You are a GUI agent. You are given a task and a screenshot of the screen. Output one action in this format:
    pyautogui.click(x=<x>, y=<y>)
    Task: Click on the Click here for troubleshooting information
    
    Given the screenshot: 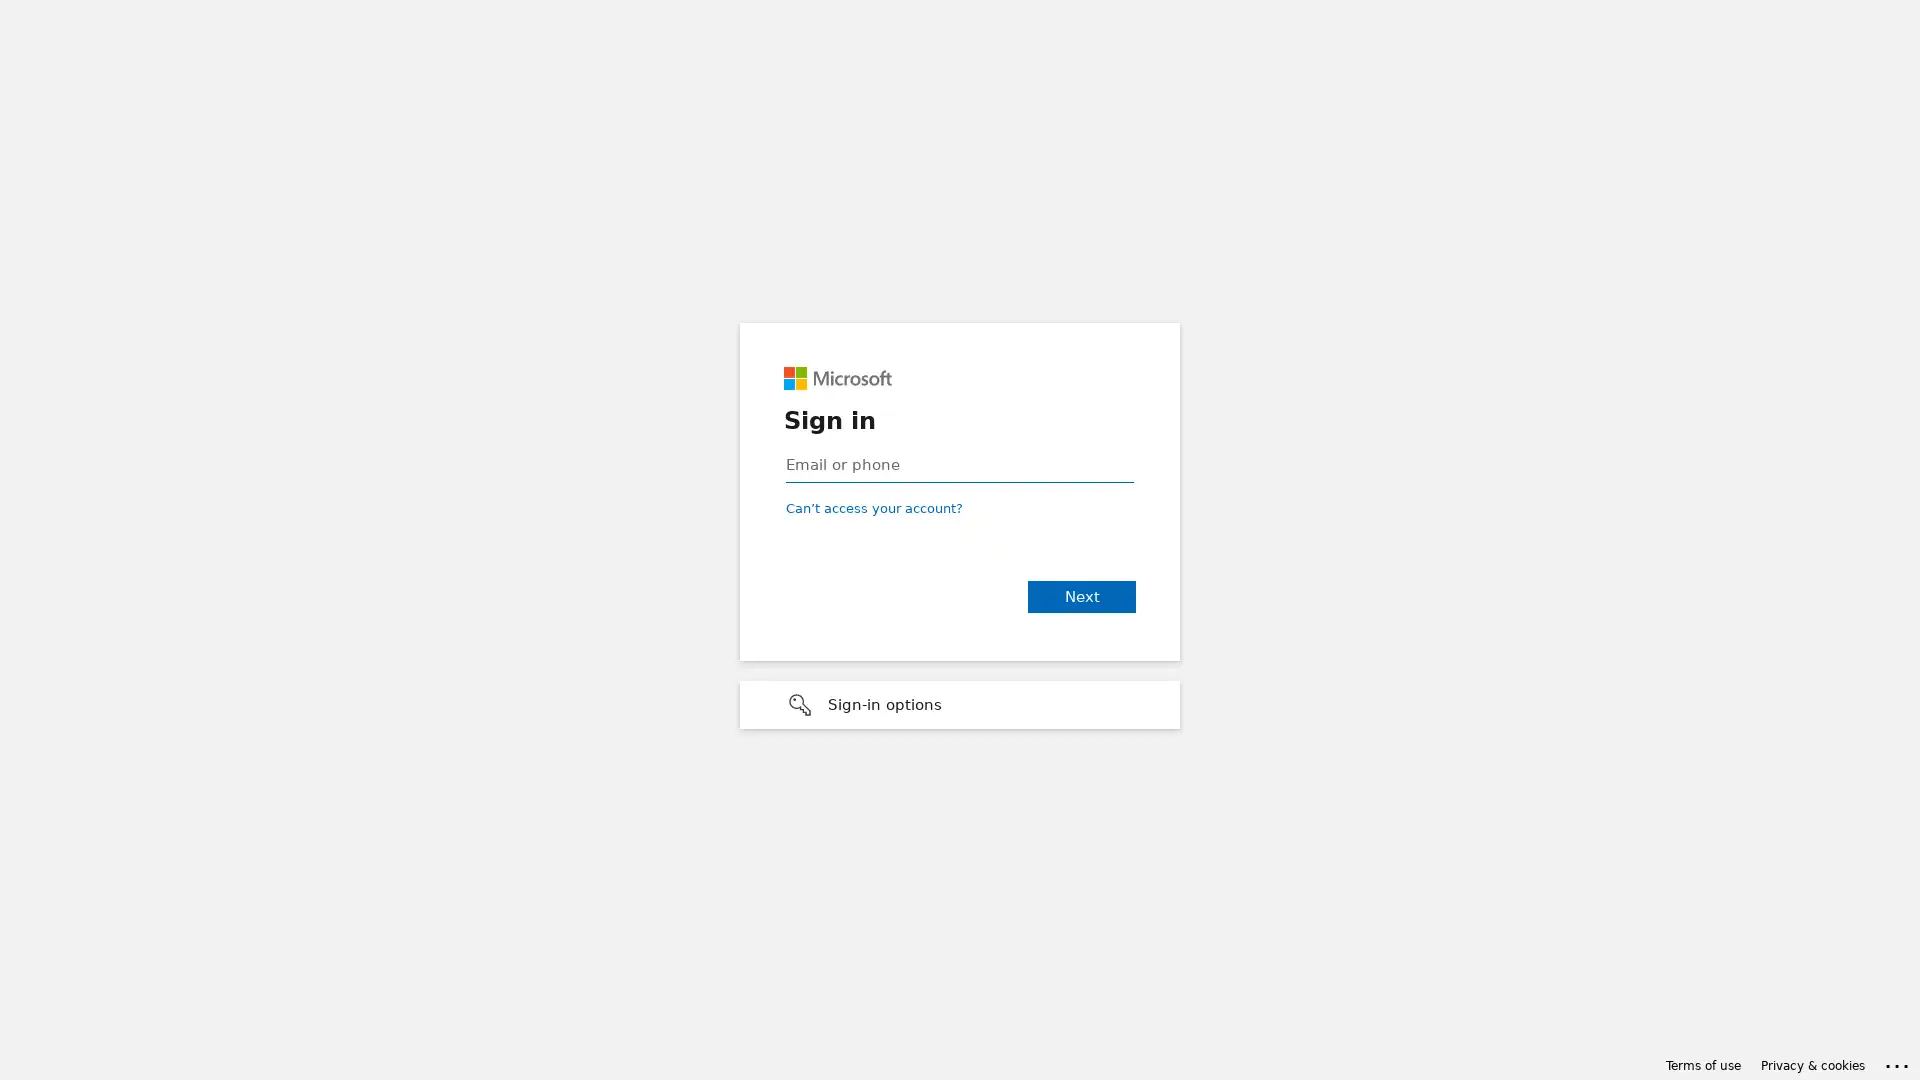 What is the action you would take?
    pyautogui.click(x=1897, y=1062)
    